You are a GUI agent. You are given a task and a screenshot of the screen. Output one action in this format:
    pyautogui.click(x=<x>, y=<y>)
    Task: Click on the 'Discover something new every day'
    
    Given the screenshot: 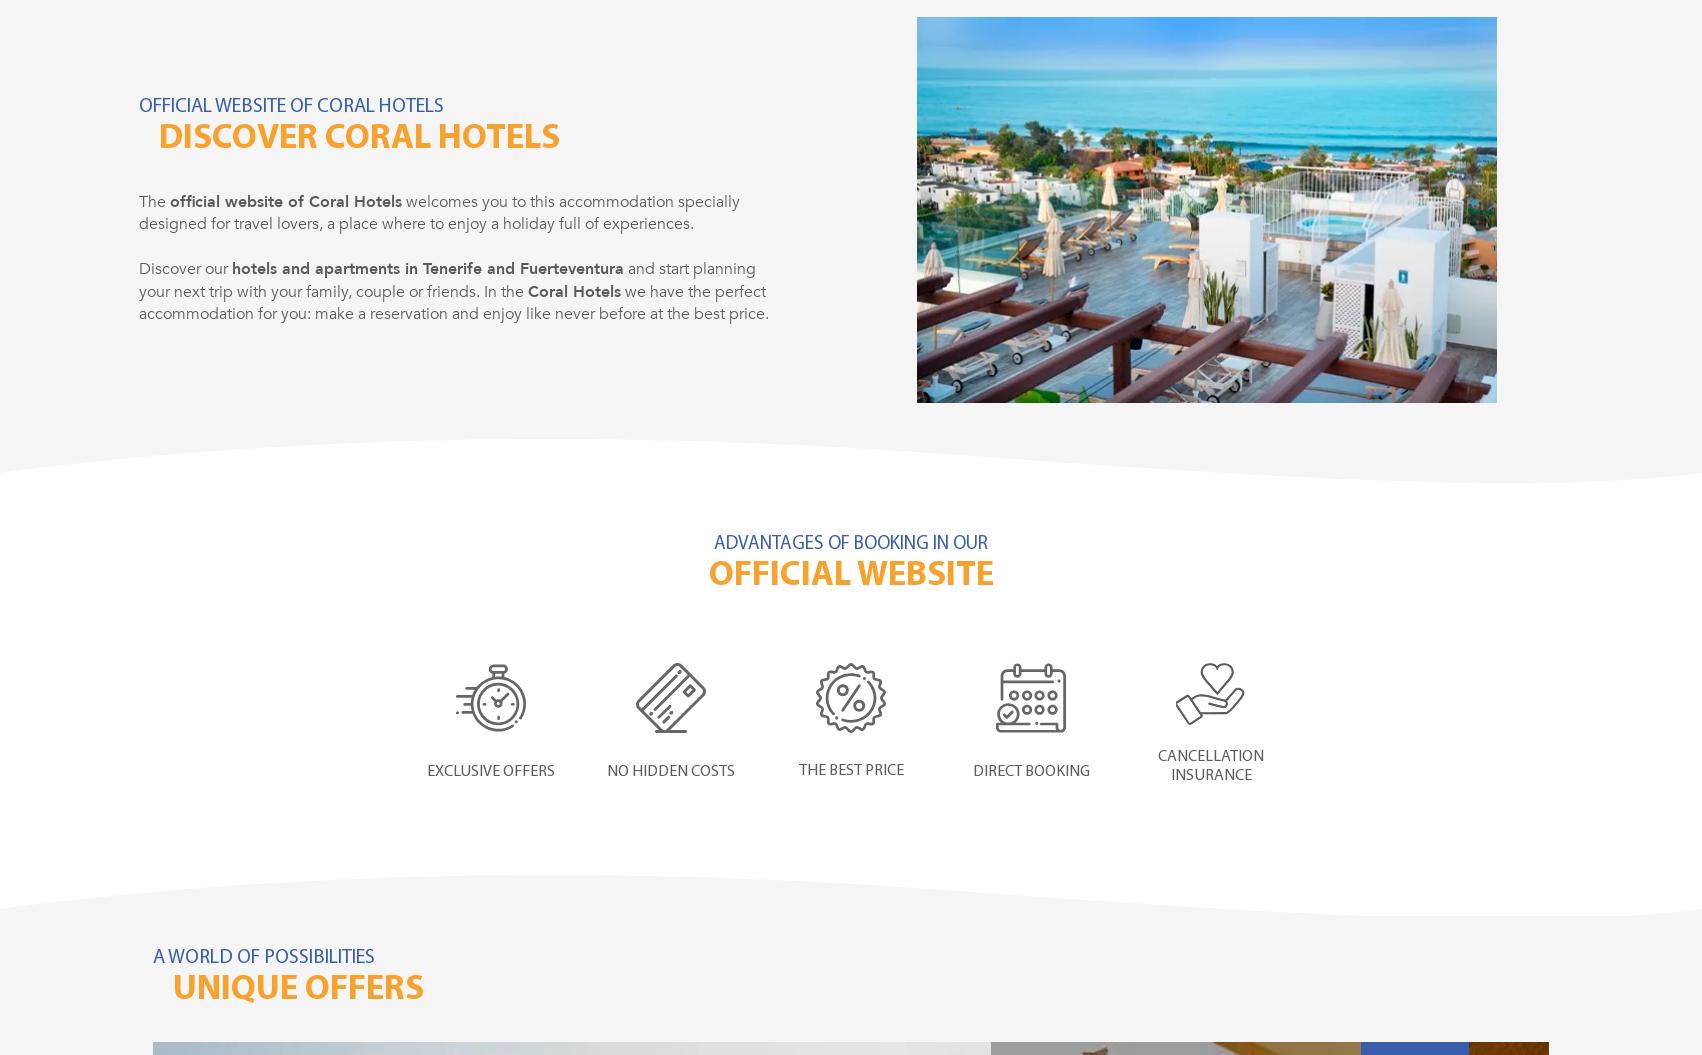 What is the action you would take?
    pyautogui.click(x=490, y=628)
    